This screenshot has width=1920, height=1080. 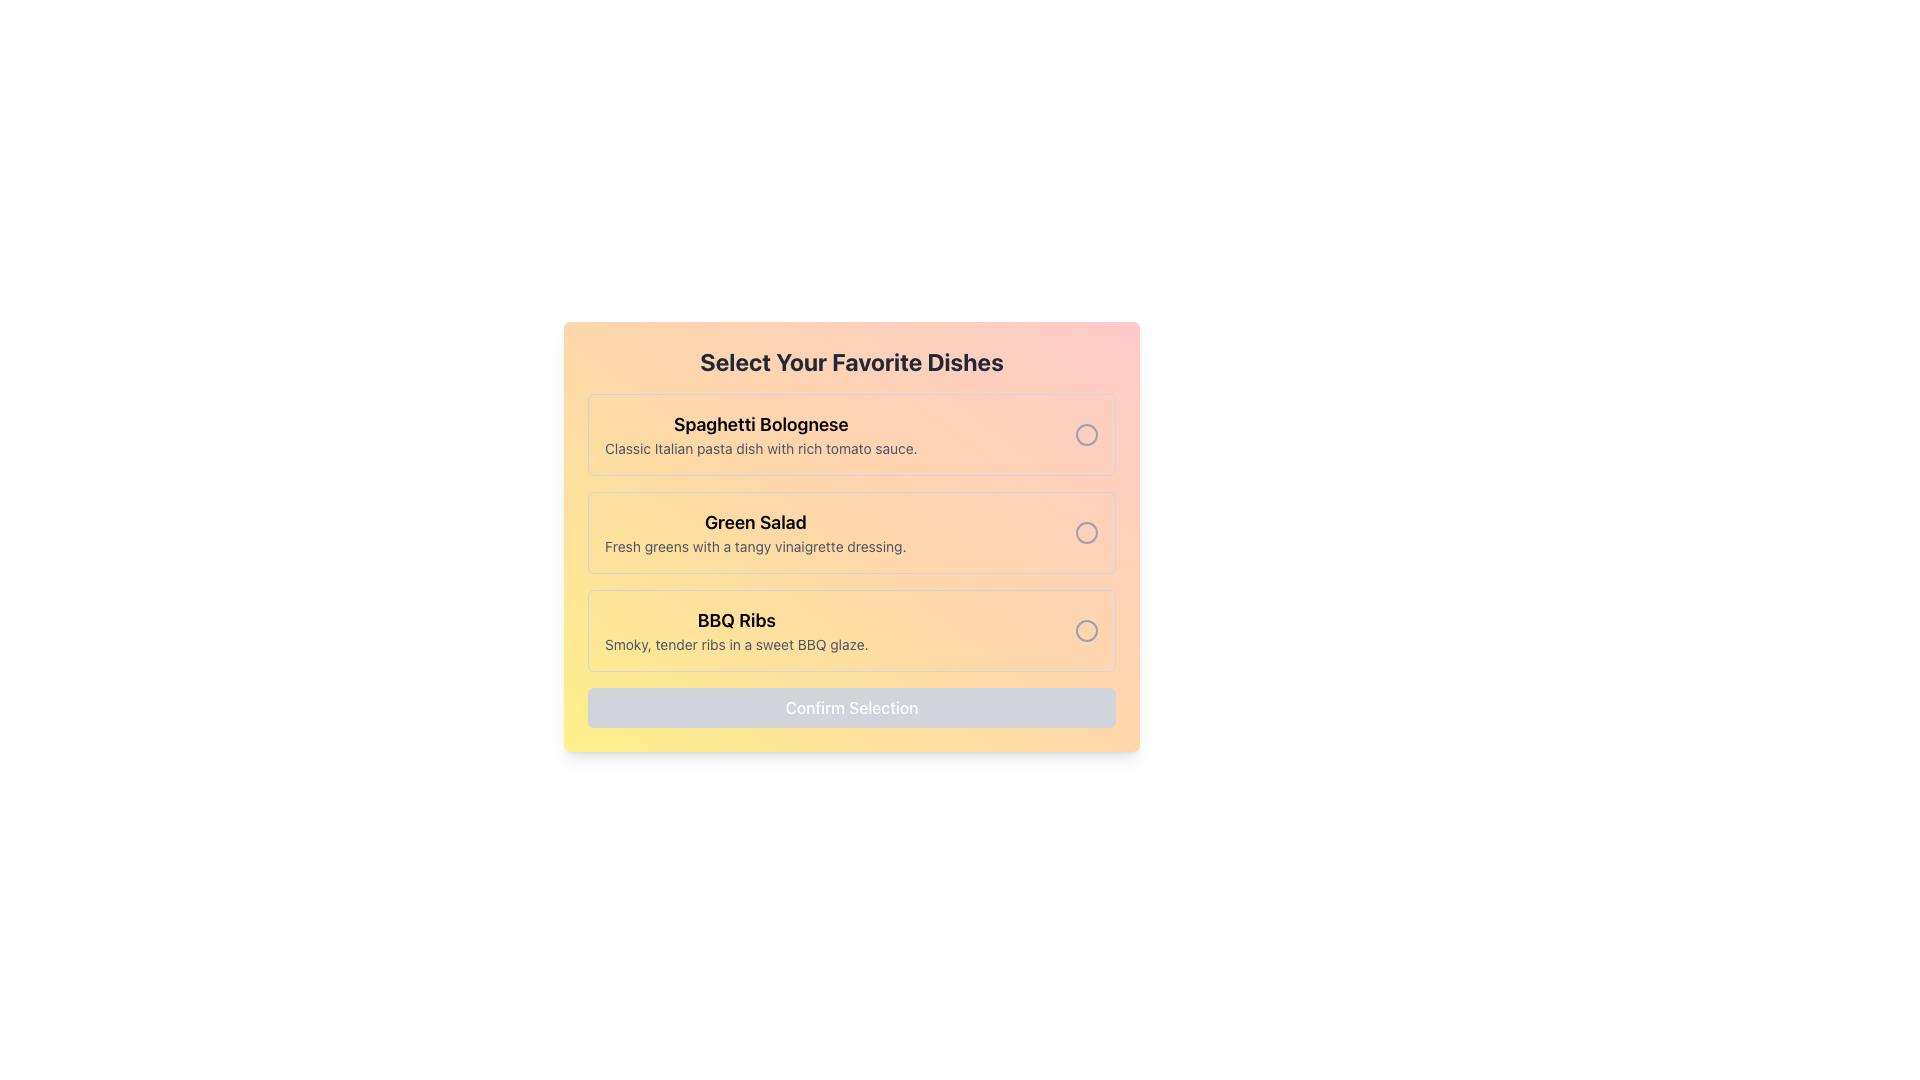 What do you see at coordinates (851, 707) in the screenshot?
I see `the 'Confirm Selection' button located at the bottom of the 'Select Your Favorite Dishes' section to observe a style change` at bounding box center [851, 707].